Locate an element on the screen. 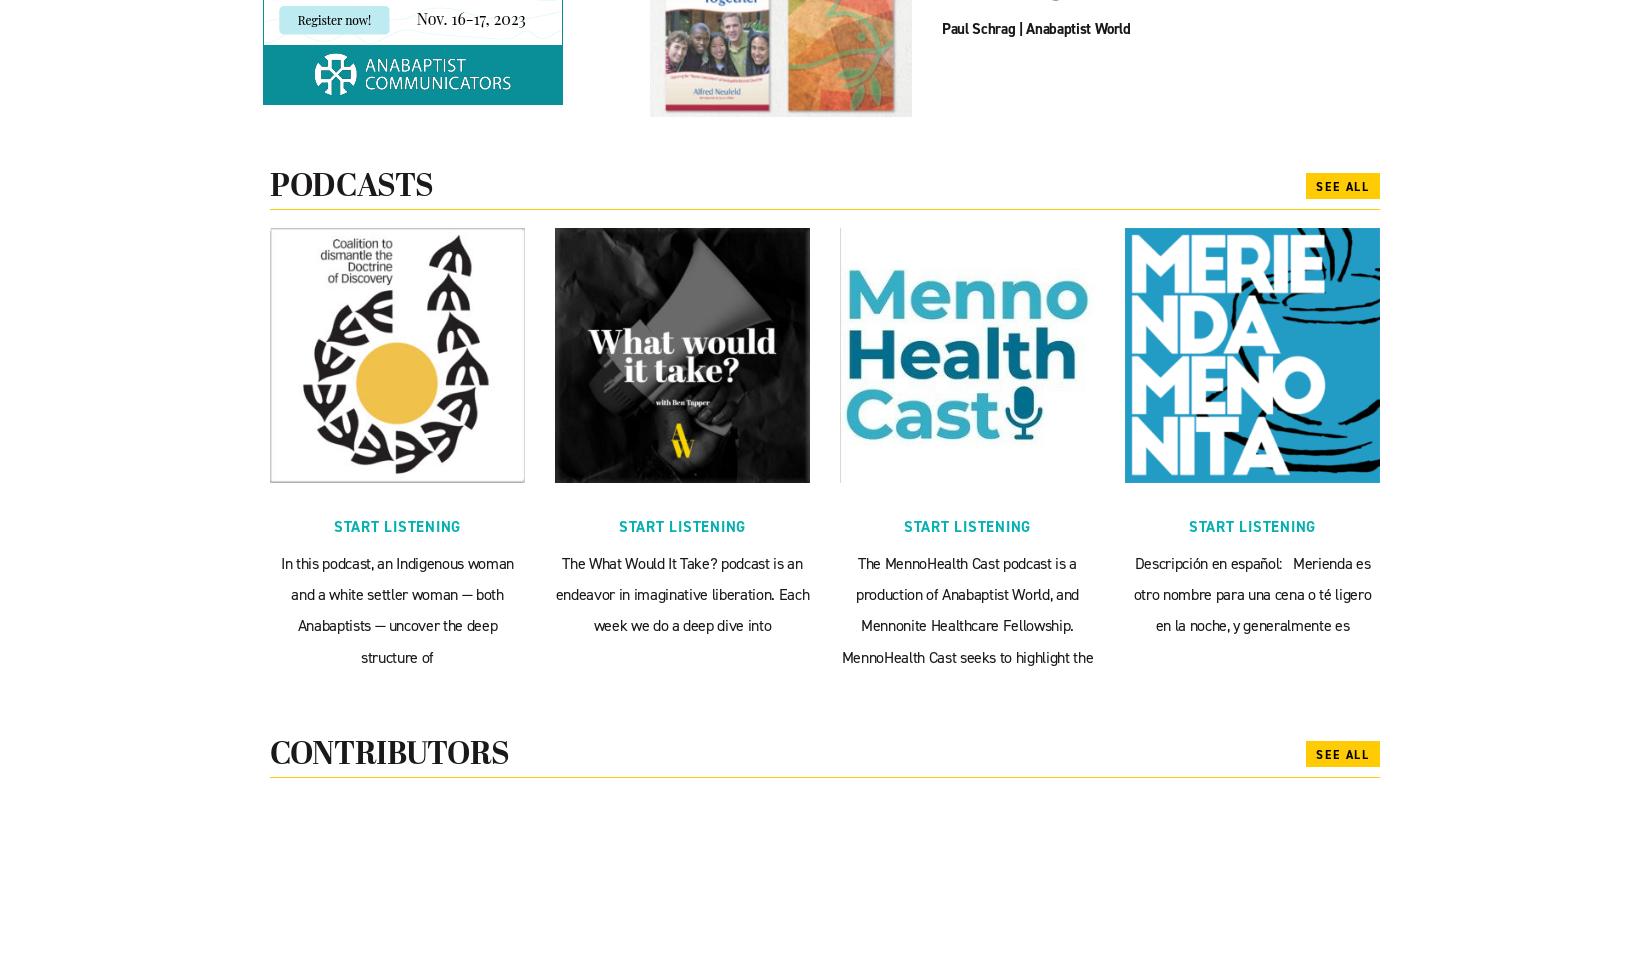 The height and width of the screenshot is (959, 1650). 'The What Would It Take? podcast is an endeavor in imaginative liberation. Each week we do a deep dive into' is located at coordinates (680, 593).